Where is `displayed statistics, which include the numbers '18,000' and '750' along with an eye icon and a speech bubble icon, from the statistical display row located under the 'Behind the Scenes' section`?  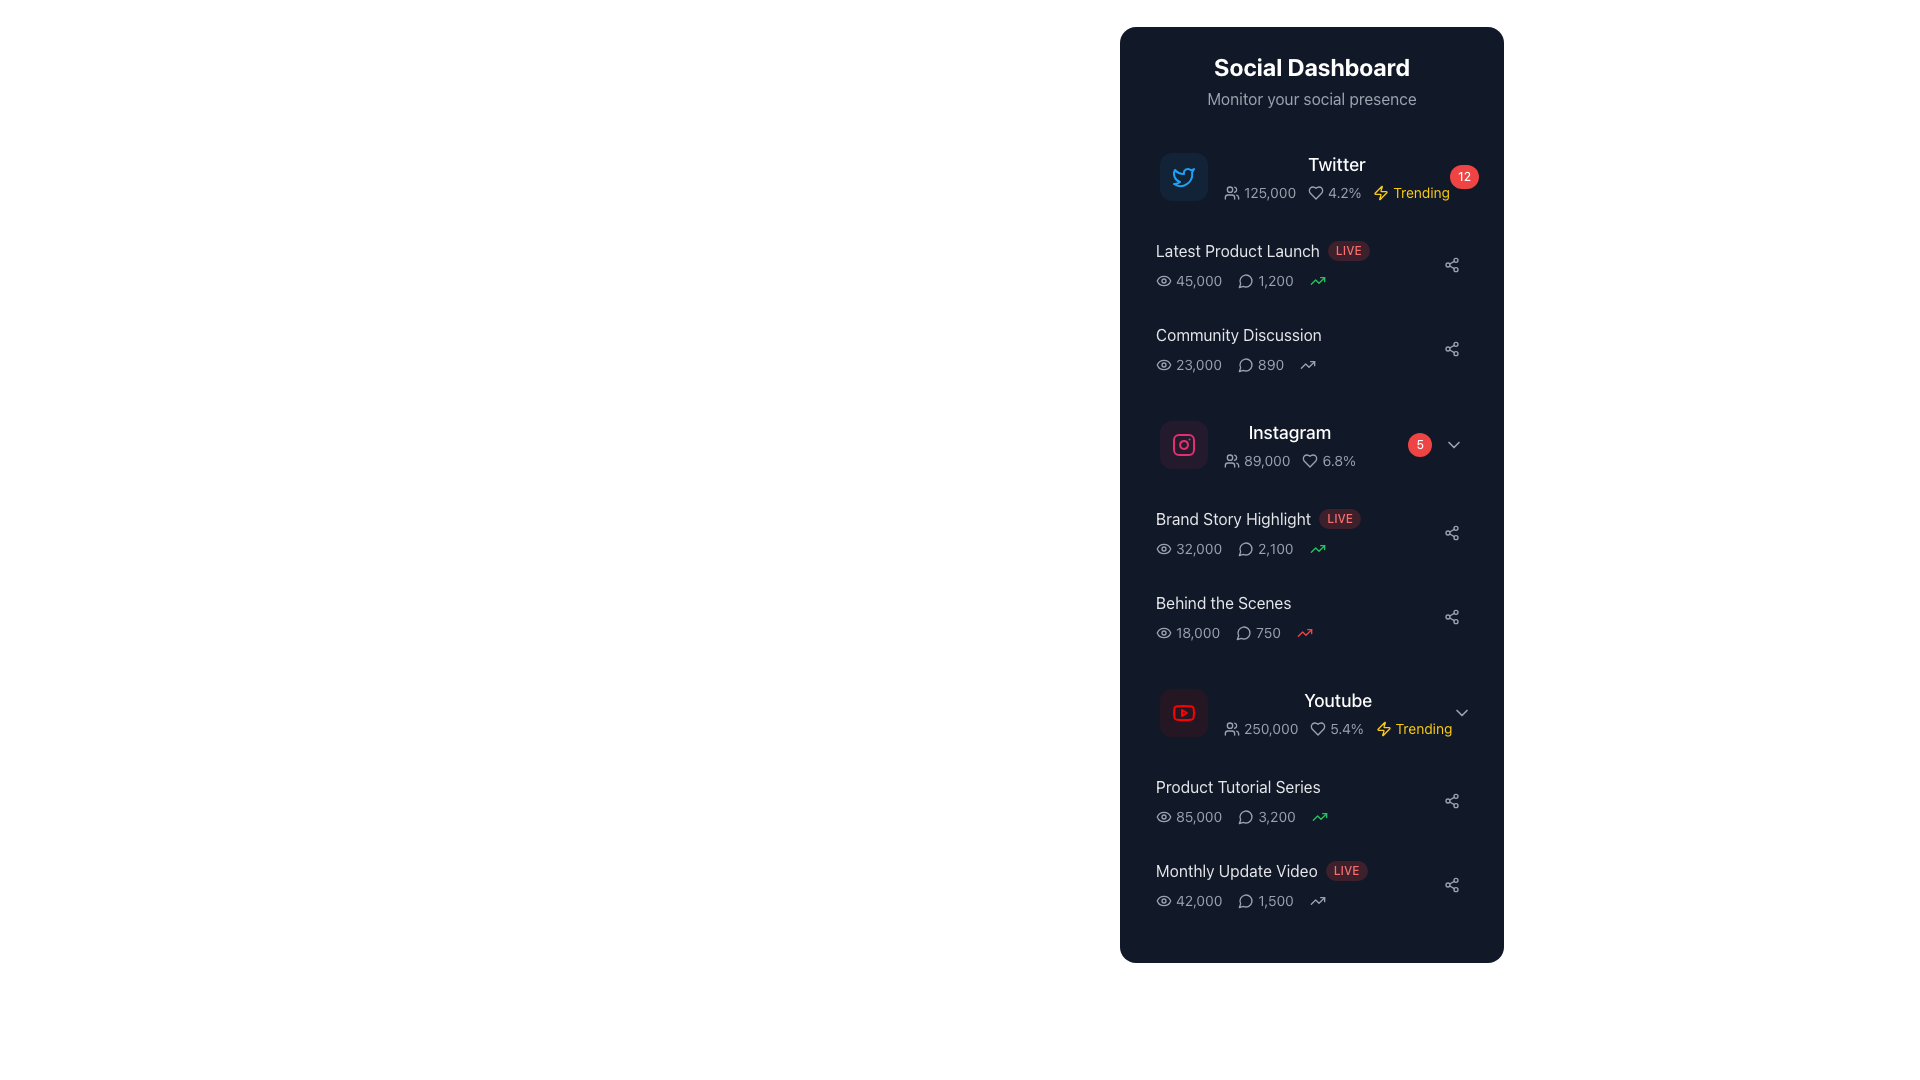 displayed statistics, which include the numbers '18,000' and '750' along with an eye icon and a speech bubble icon, from the statistical display row located under the 'Behind the Scenes' section is located at coordinates (1296, 632).